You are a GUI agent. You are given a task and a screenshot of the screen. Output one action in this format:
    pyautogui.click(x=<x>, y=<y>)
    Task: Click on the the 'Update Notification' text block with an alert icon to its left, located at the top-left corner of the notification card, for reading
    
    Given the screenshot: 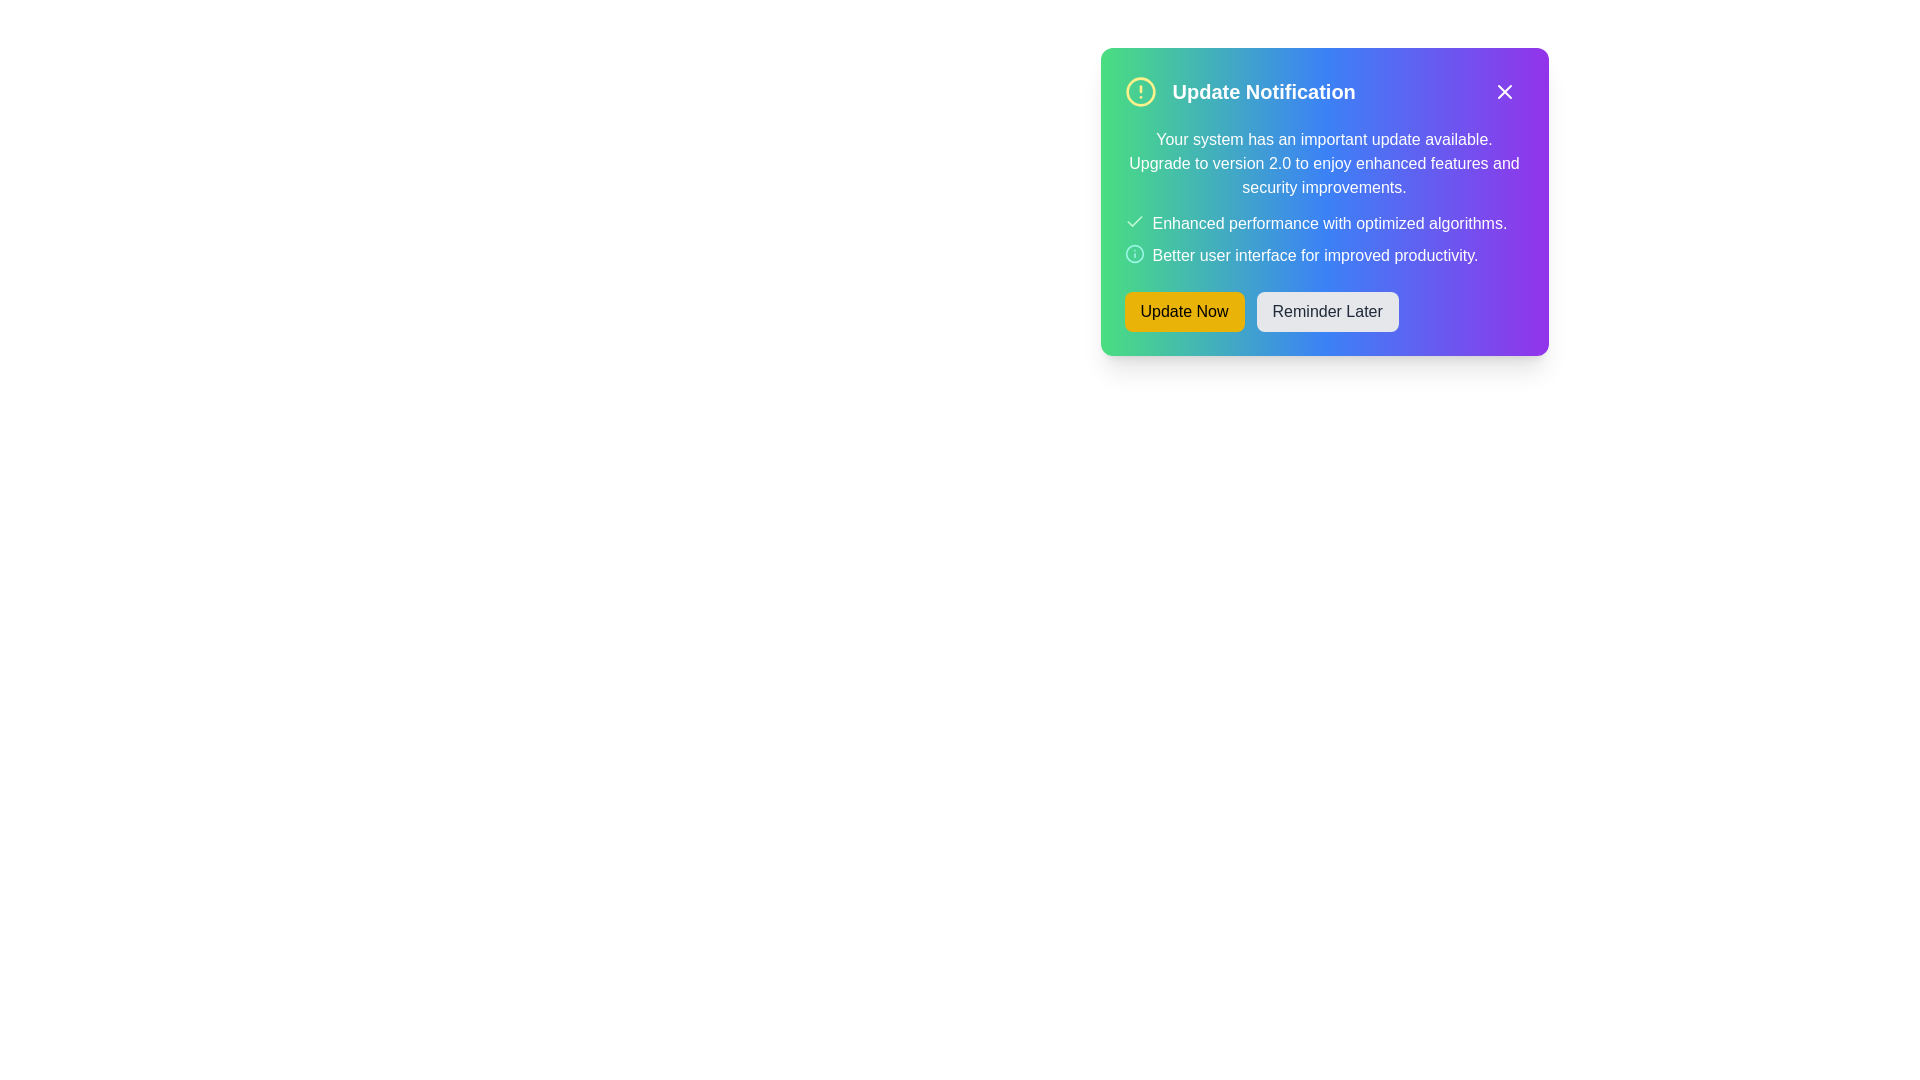 What is the action you would take?
    pyautogui.click(x=1239, y=92)
    